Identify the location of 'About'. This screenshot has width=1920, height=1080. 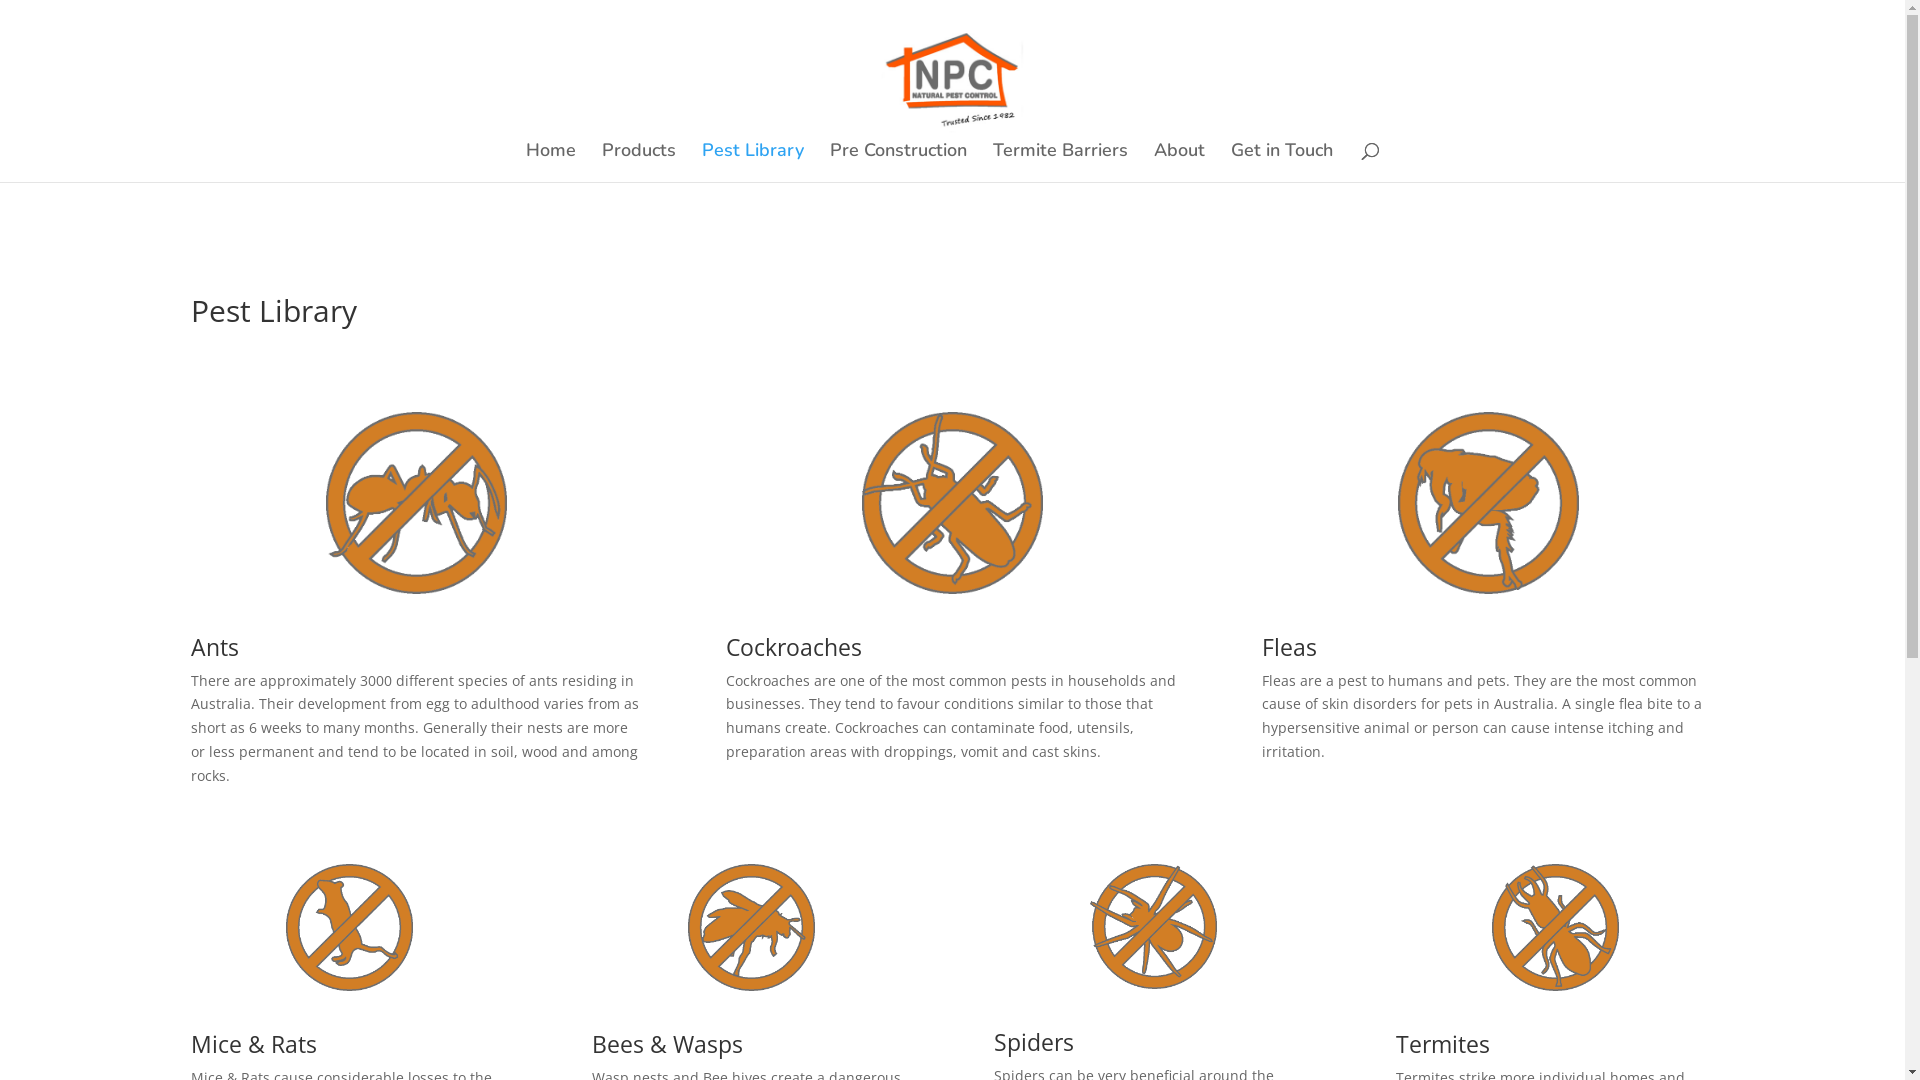
(1179, 161).